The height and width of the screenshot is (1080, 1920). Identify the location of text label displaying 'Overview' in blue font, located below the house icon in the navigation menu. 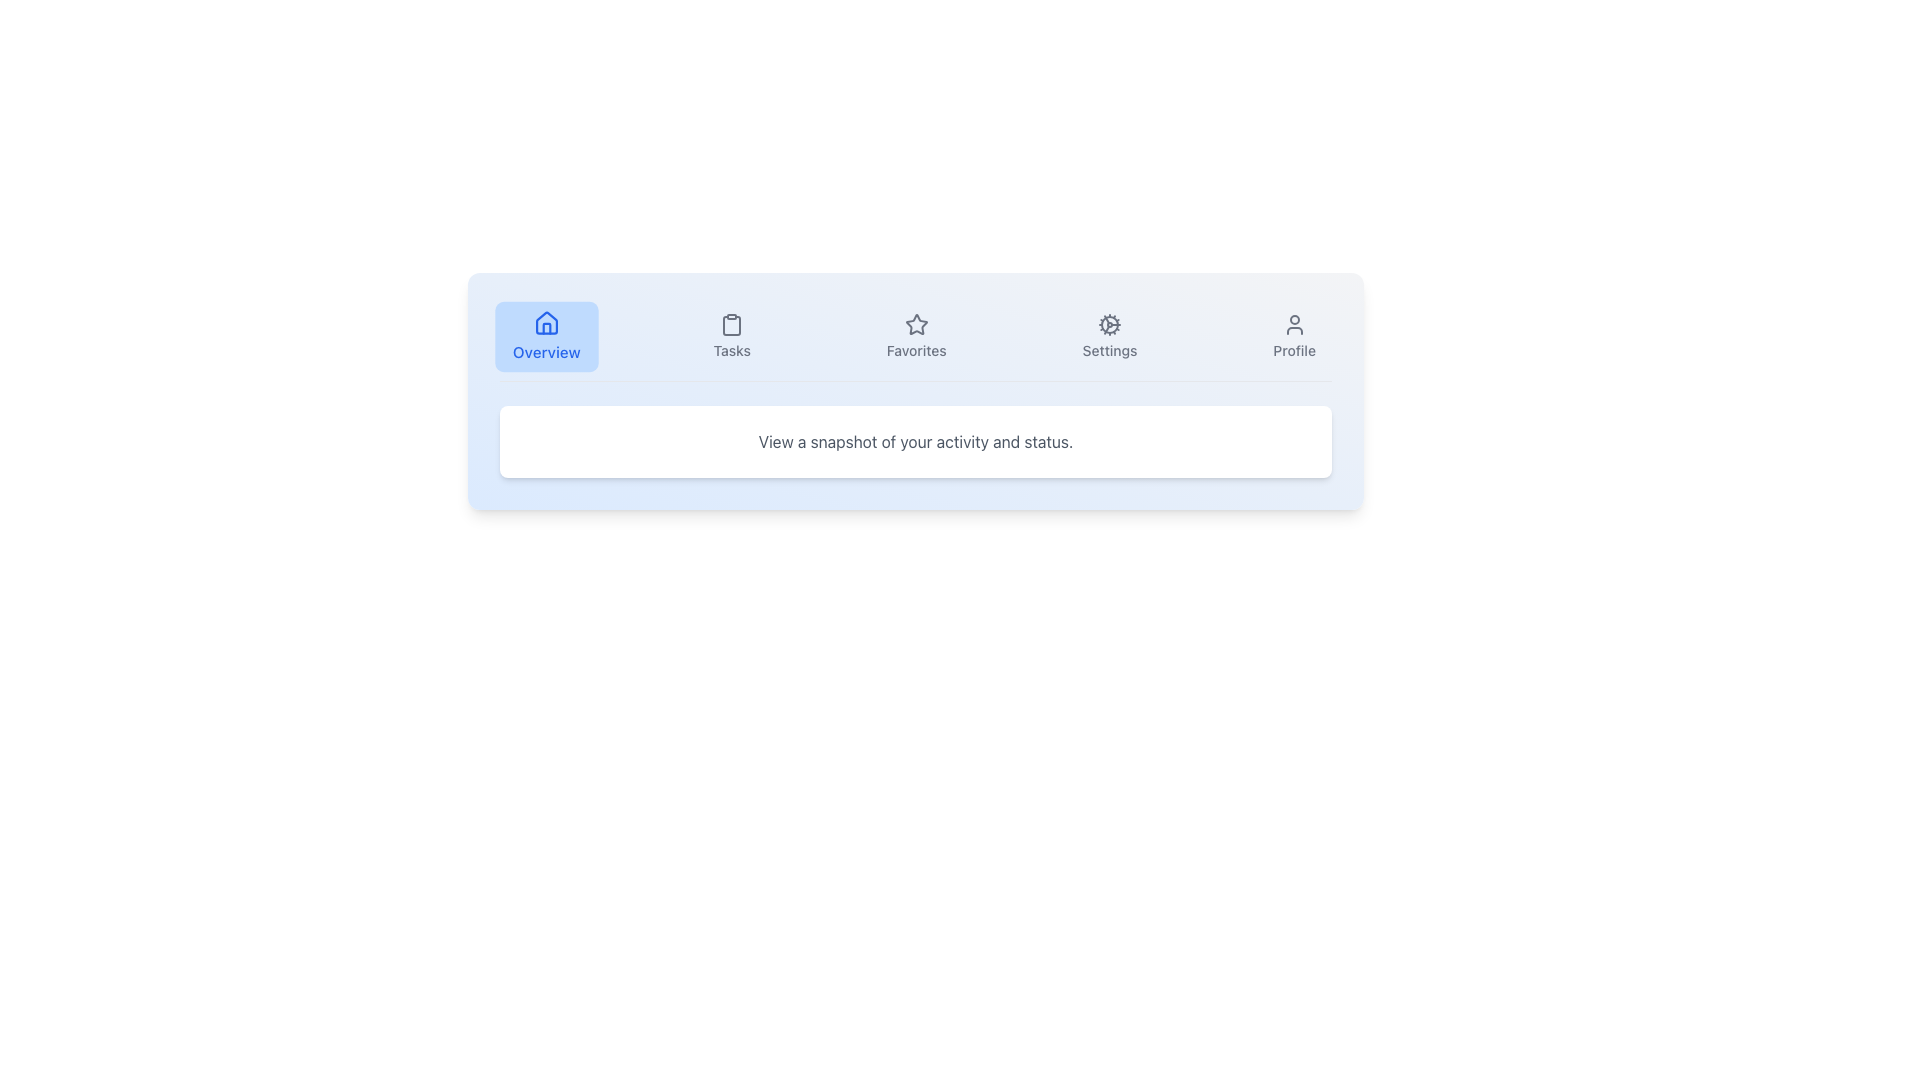
(546, 351).